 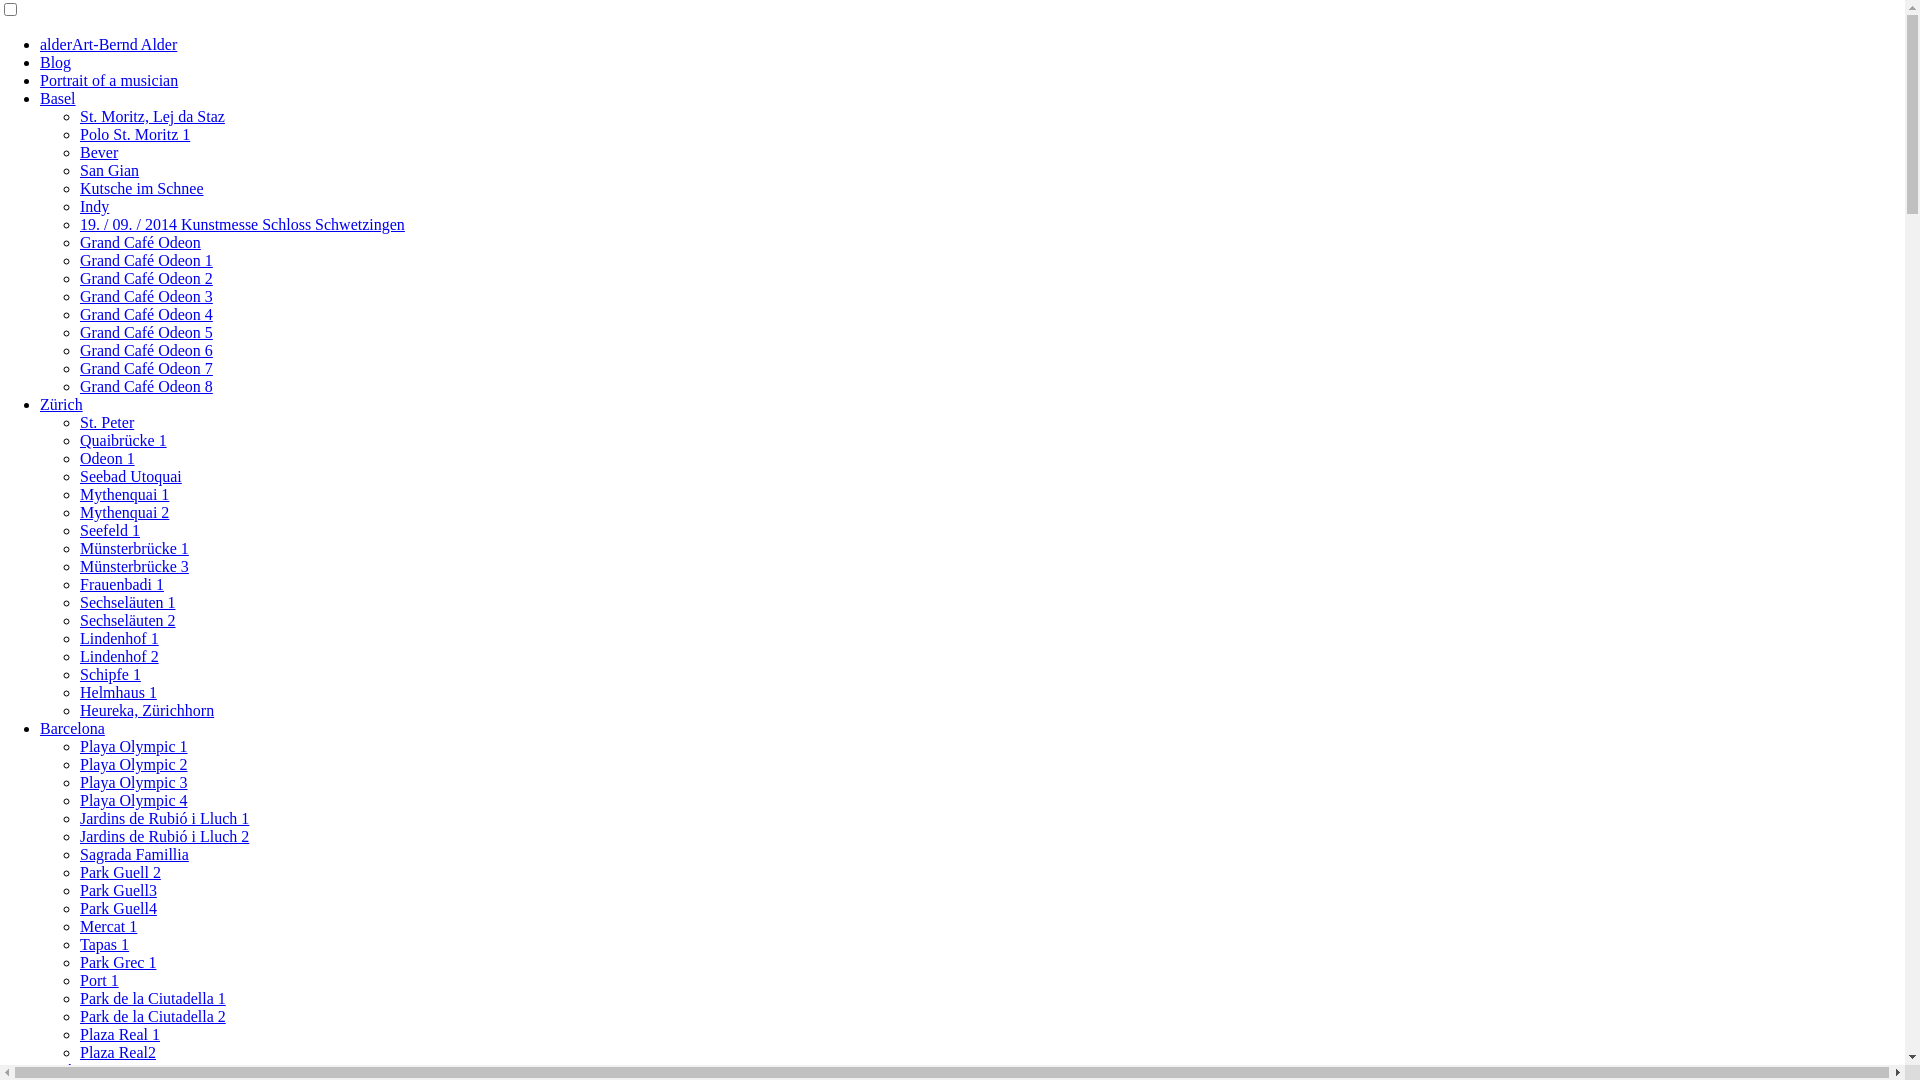 I want to click on 'Frauenbadi 1', so click(x=120, y=584).